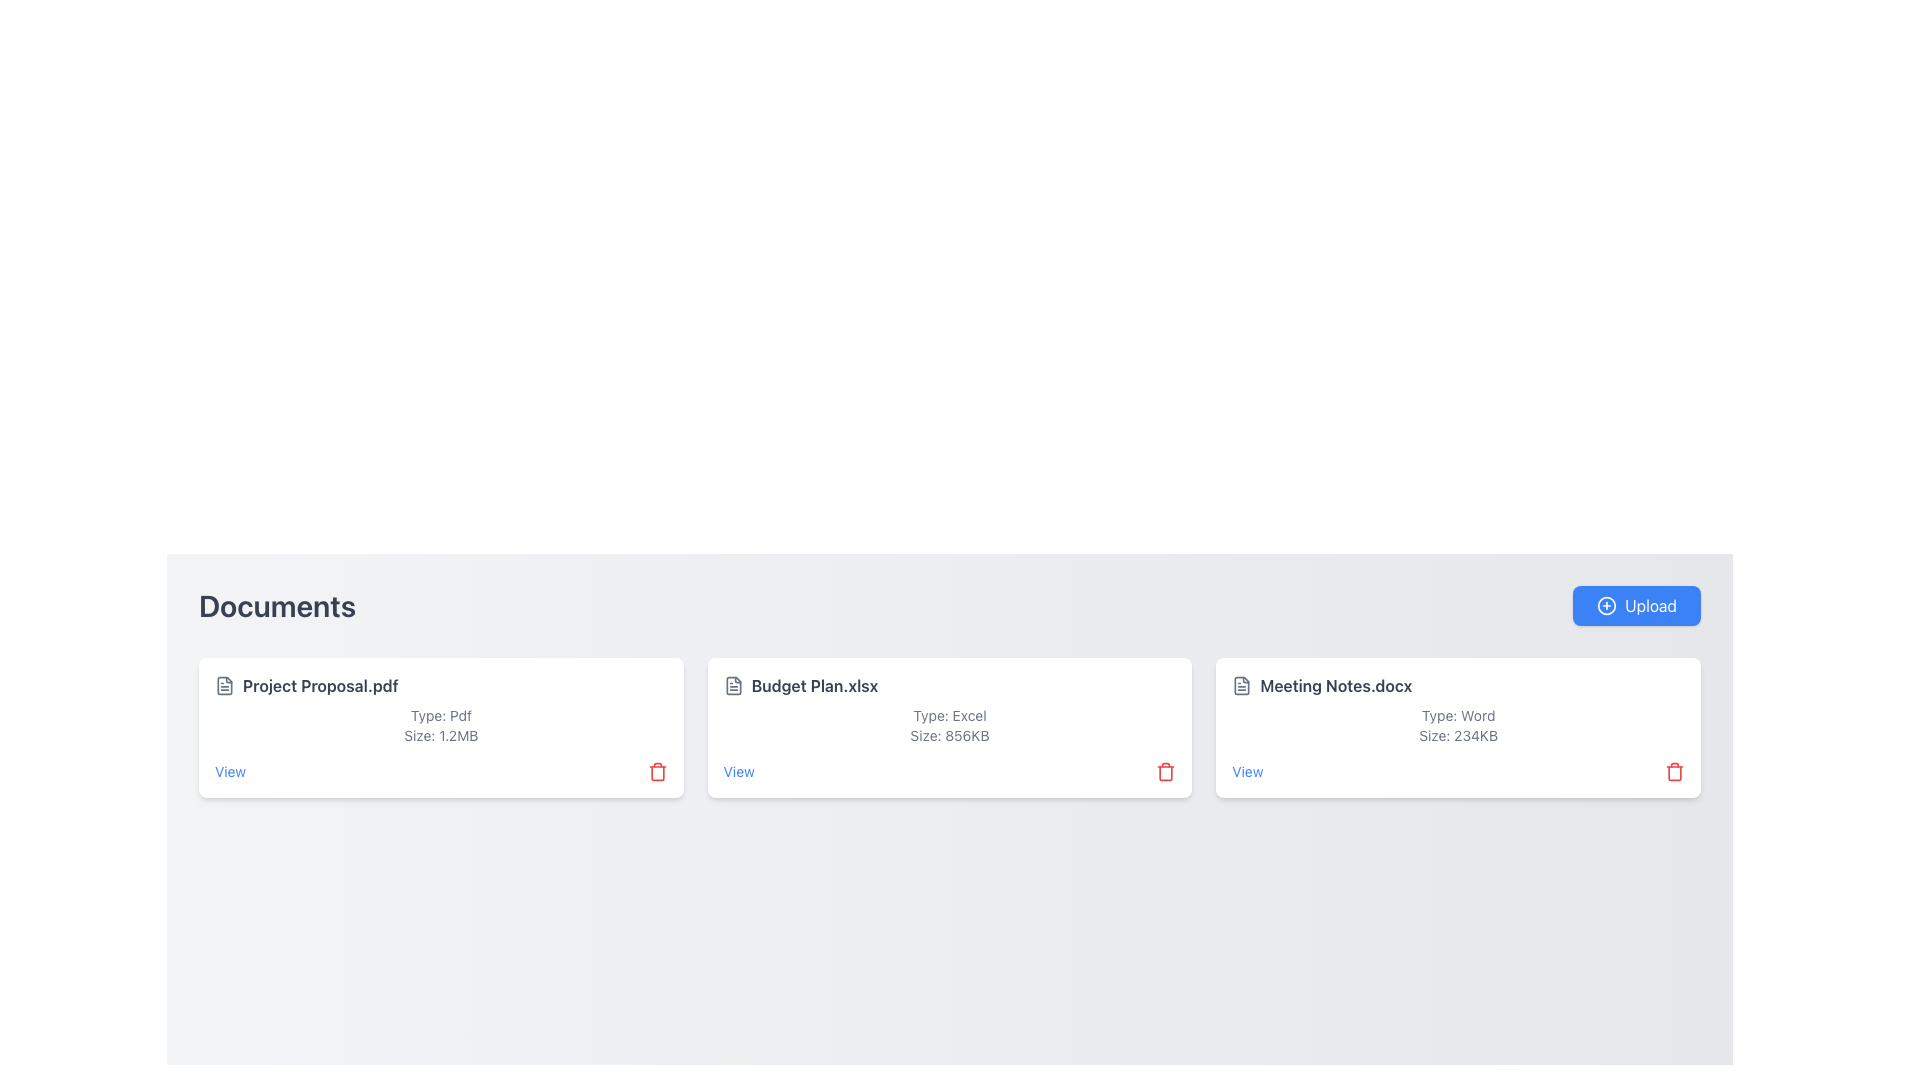  Describe the element at coordinates (1241, 685) in the screenshot. I see `the grayish file icon located at the center of the 'Meeting Notes.docx' card in the documents list, which resembles a document or file contour` at that location.